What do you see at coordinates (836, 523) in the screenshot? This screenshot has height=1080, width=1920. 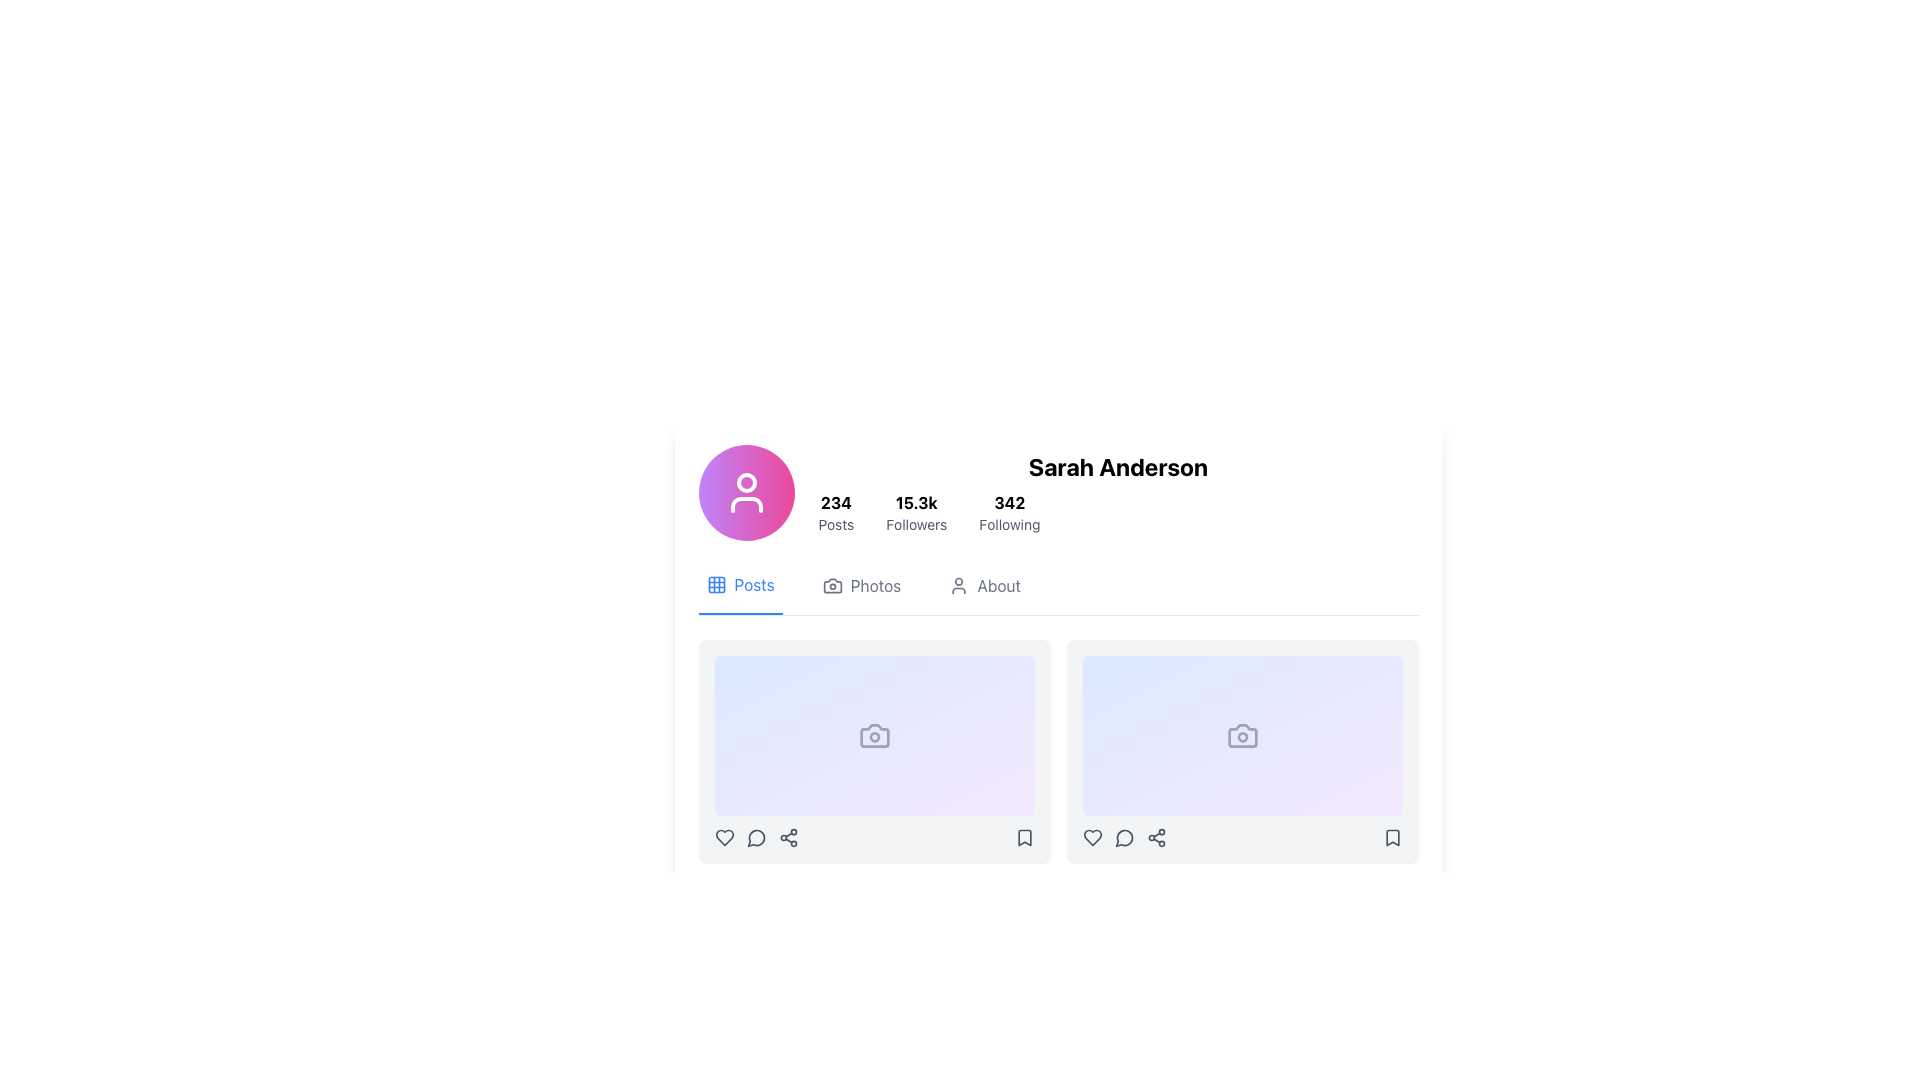 I see `the text label displaying 'Posts' in a smaller gray font, located beneath the number '234' in the statistics section of the profile page` at bounding box center [836, 523].